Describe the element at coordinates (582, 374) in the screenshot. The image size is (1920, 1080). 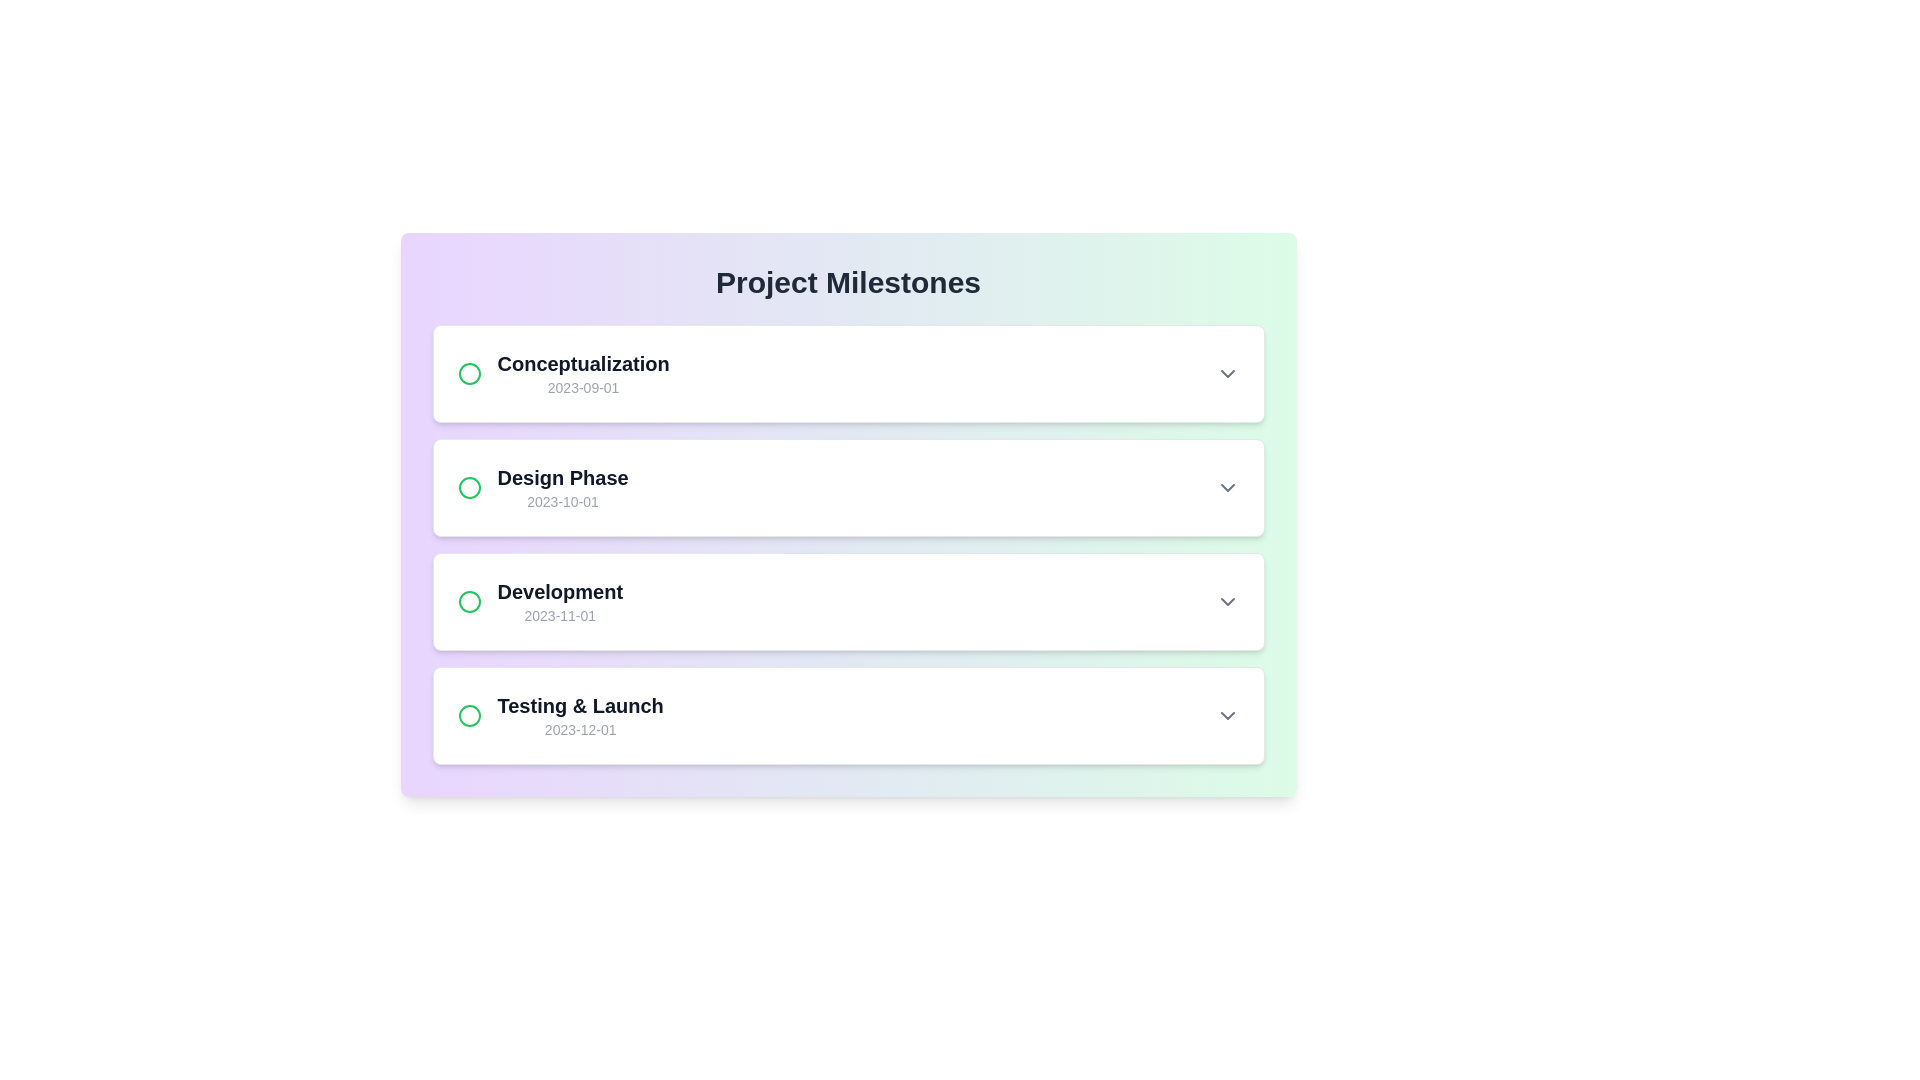
I see `the Composite text component displaying the first milestone title and date under 'Project Milestones'` at that location.